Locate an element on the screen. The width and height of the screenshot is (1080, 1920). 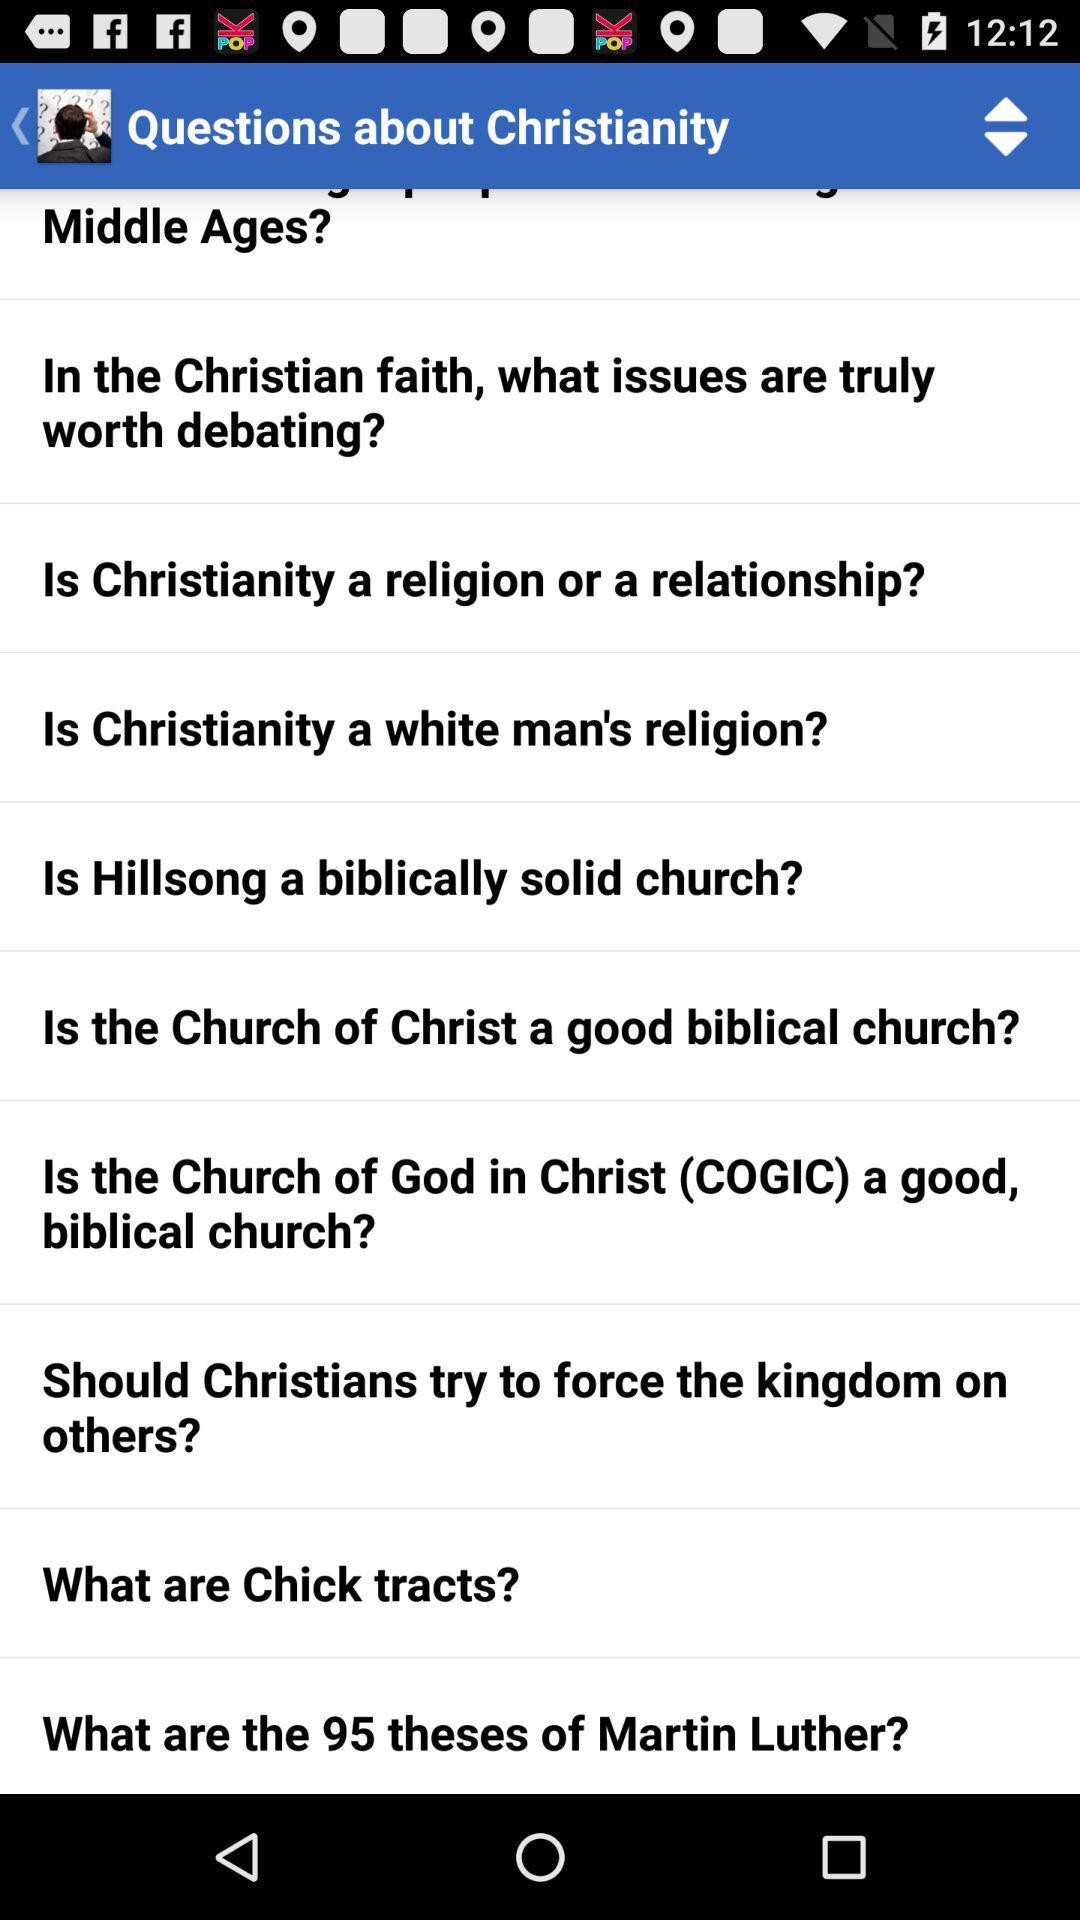
the app above what are chick app is located at coordinates (540, 1405).